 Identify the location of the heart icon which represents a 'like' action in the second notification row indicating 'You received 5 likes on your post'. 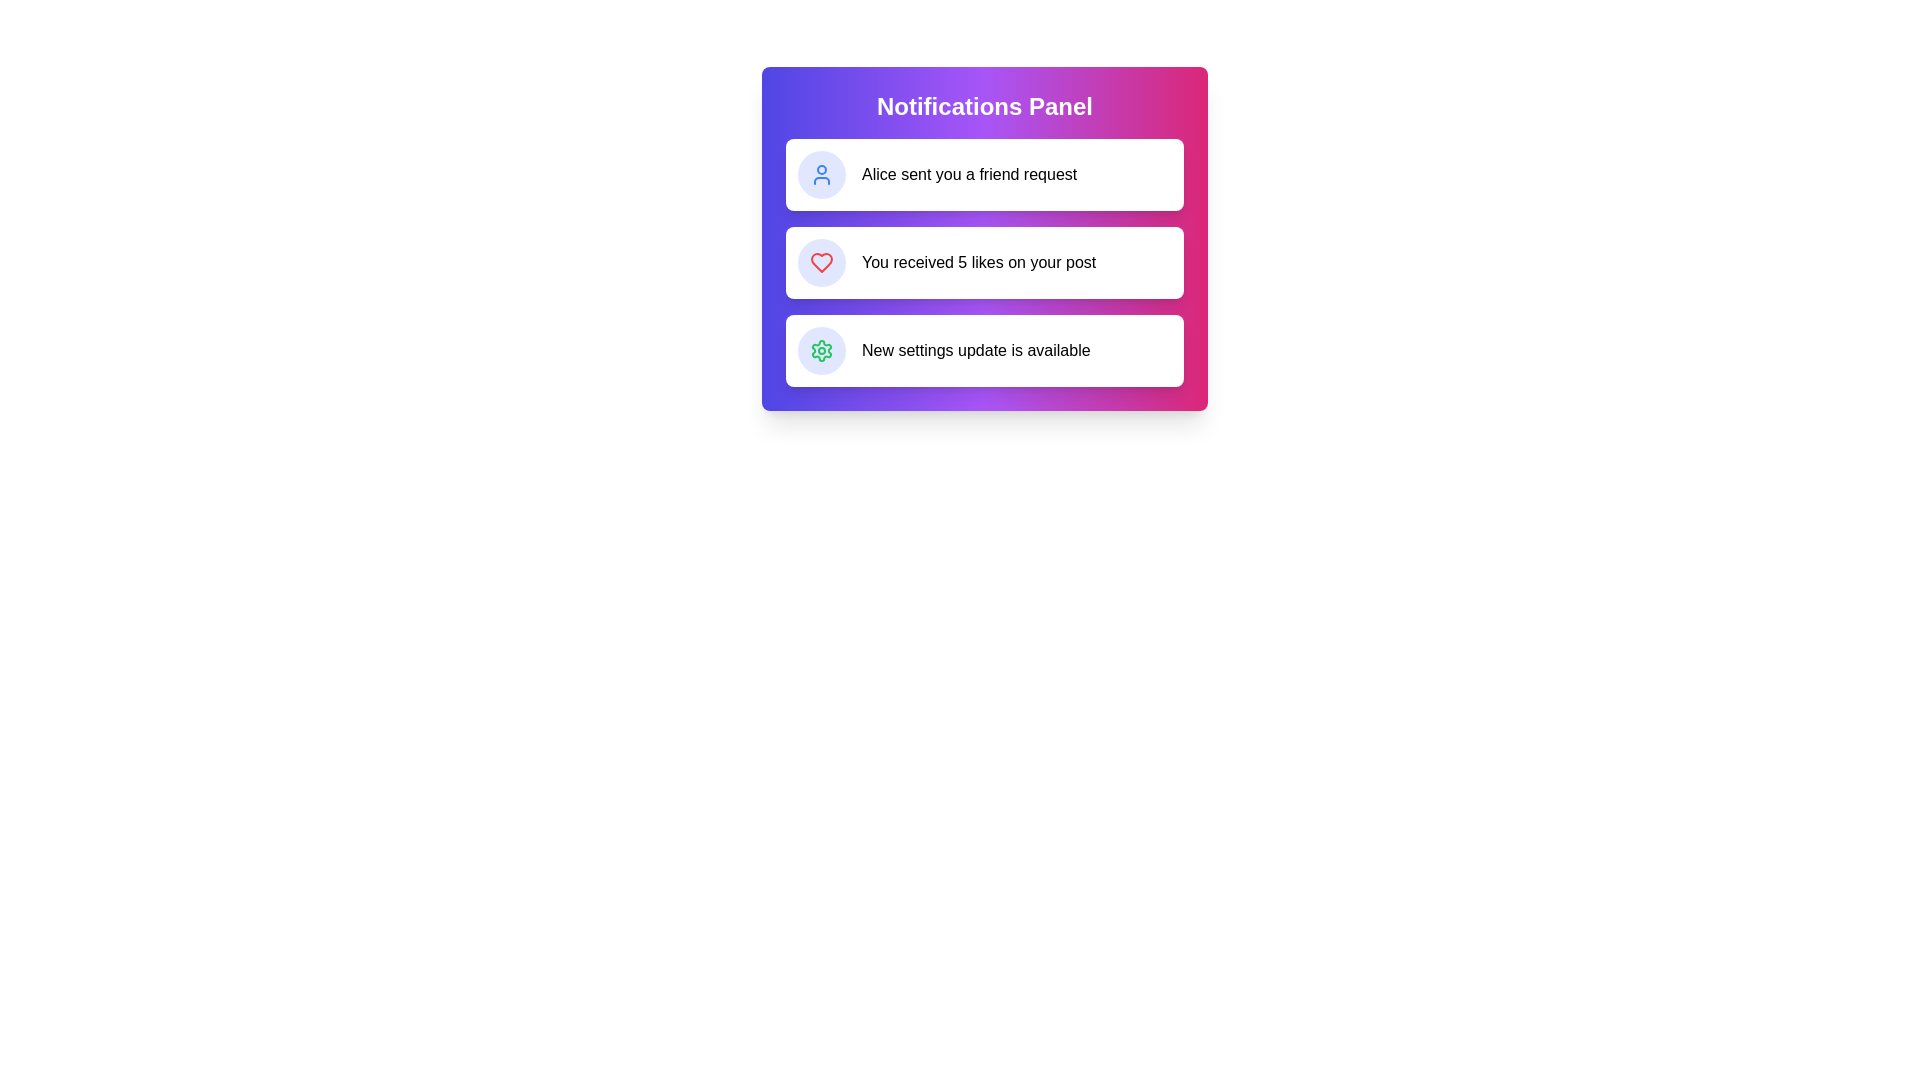
(821, 261).